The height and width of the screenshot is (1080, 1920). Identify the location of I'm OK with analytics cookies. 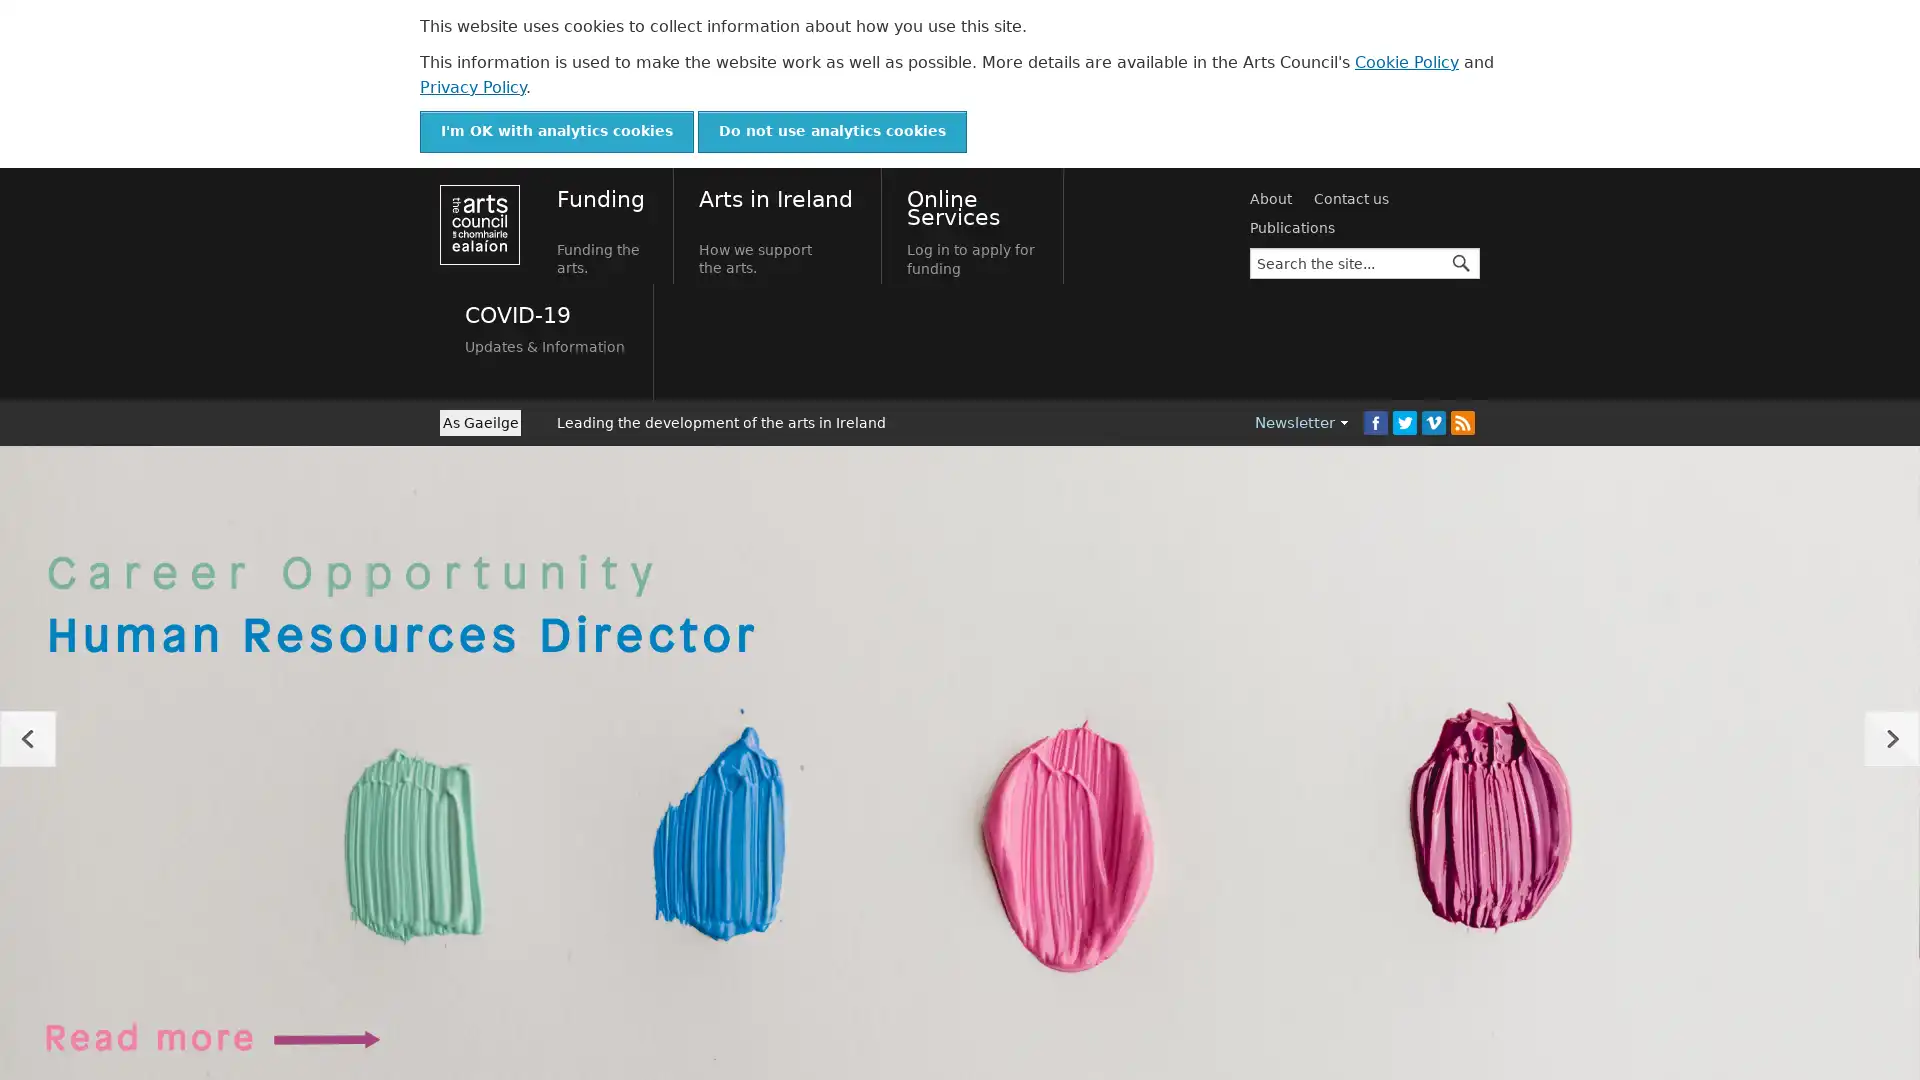
(556, 131).